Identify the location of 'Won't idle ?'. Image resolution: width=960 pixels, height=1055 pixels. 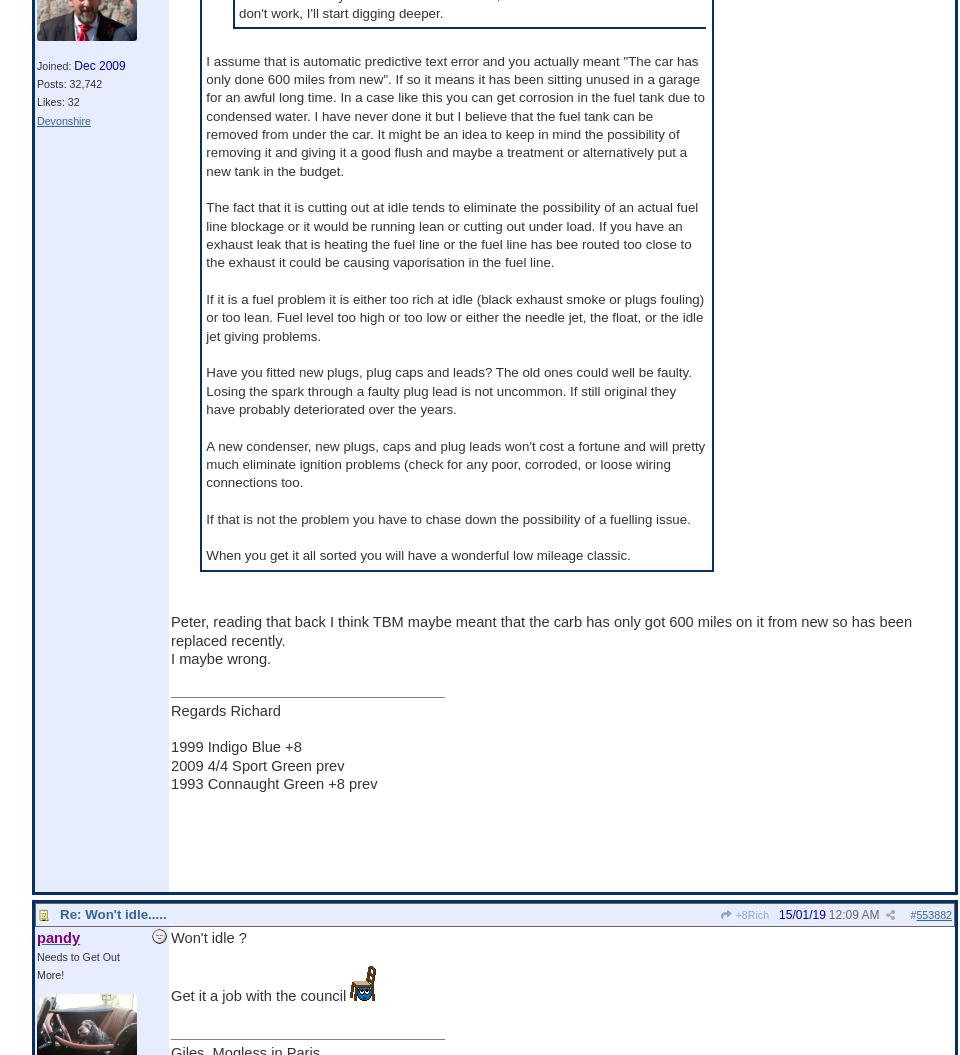
(208, 938).